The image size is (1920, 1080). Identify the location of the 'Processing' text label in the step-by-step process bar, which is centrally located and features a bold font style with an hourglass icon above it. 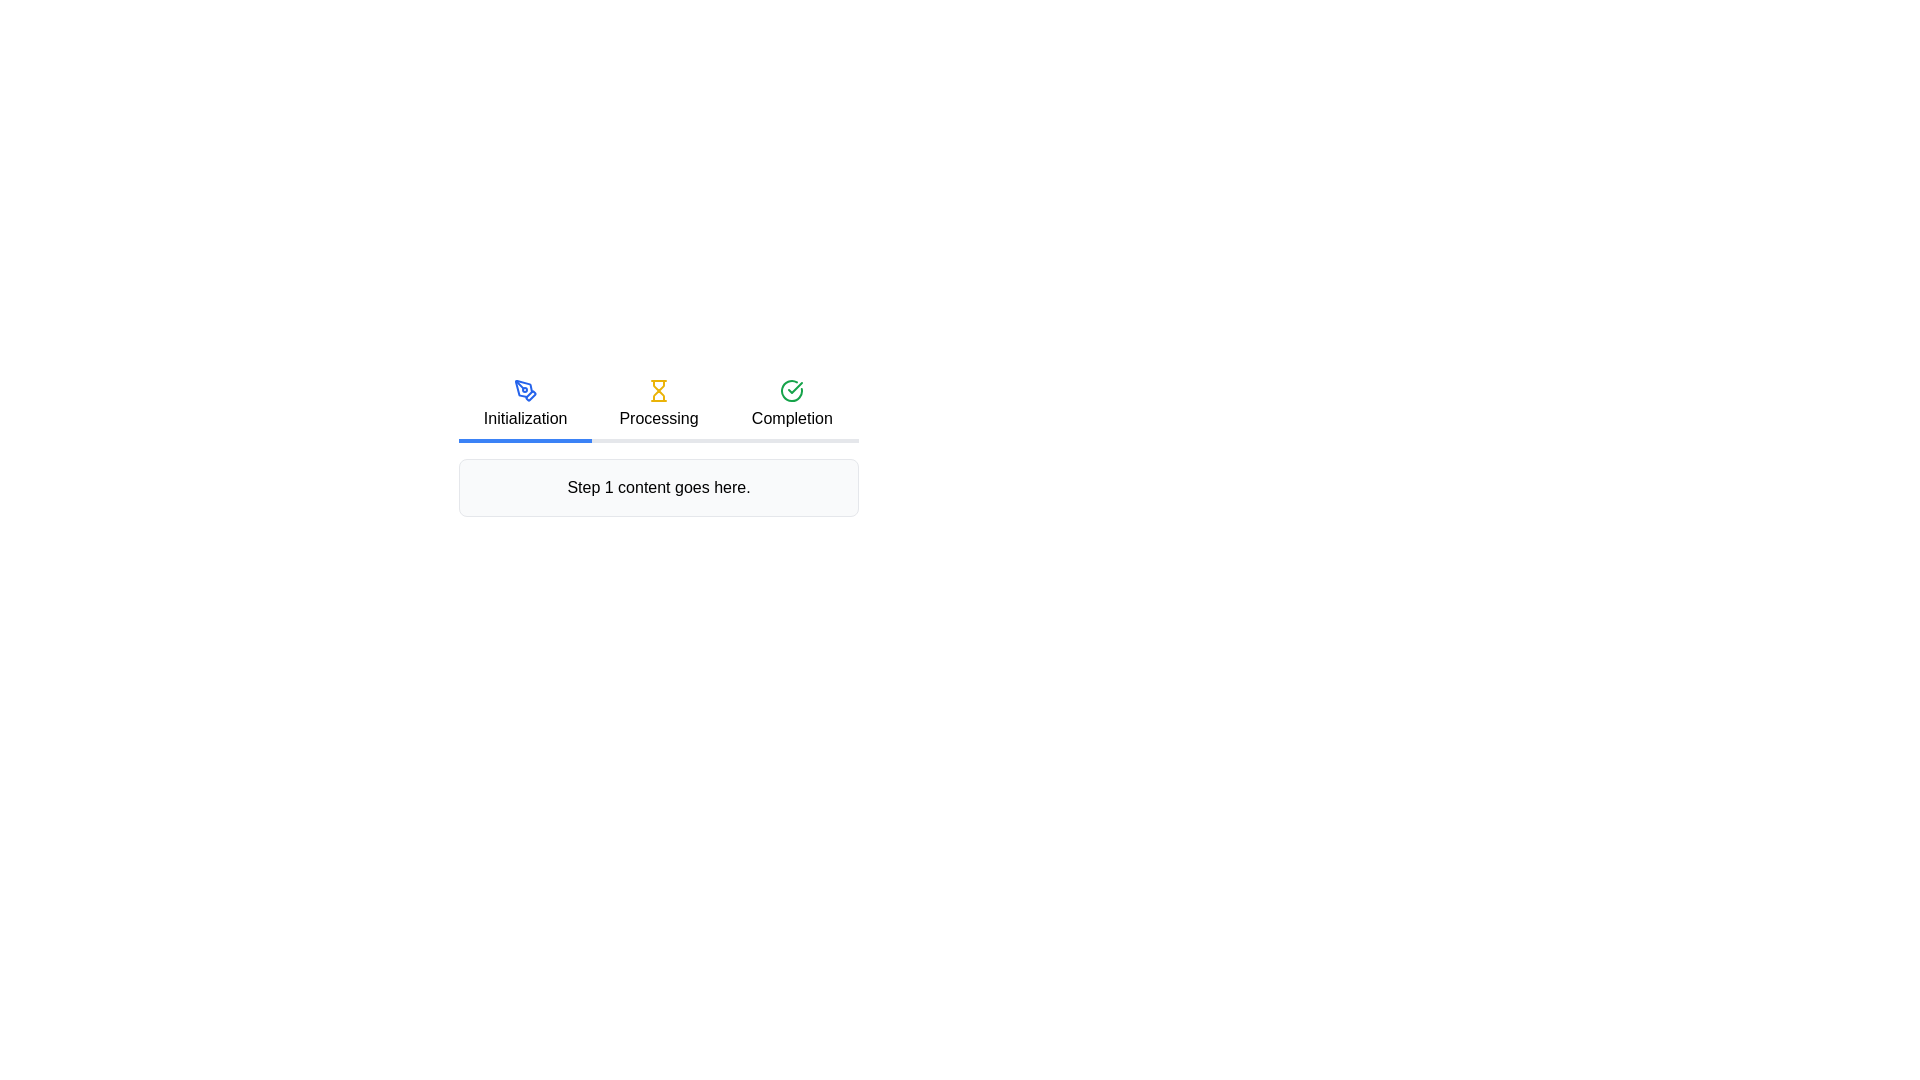
(658, 418).